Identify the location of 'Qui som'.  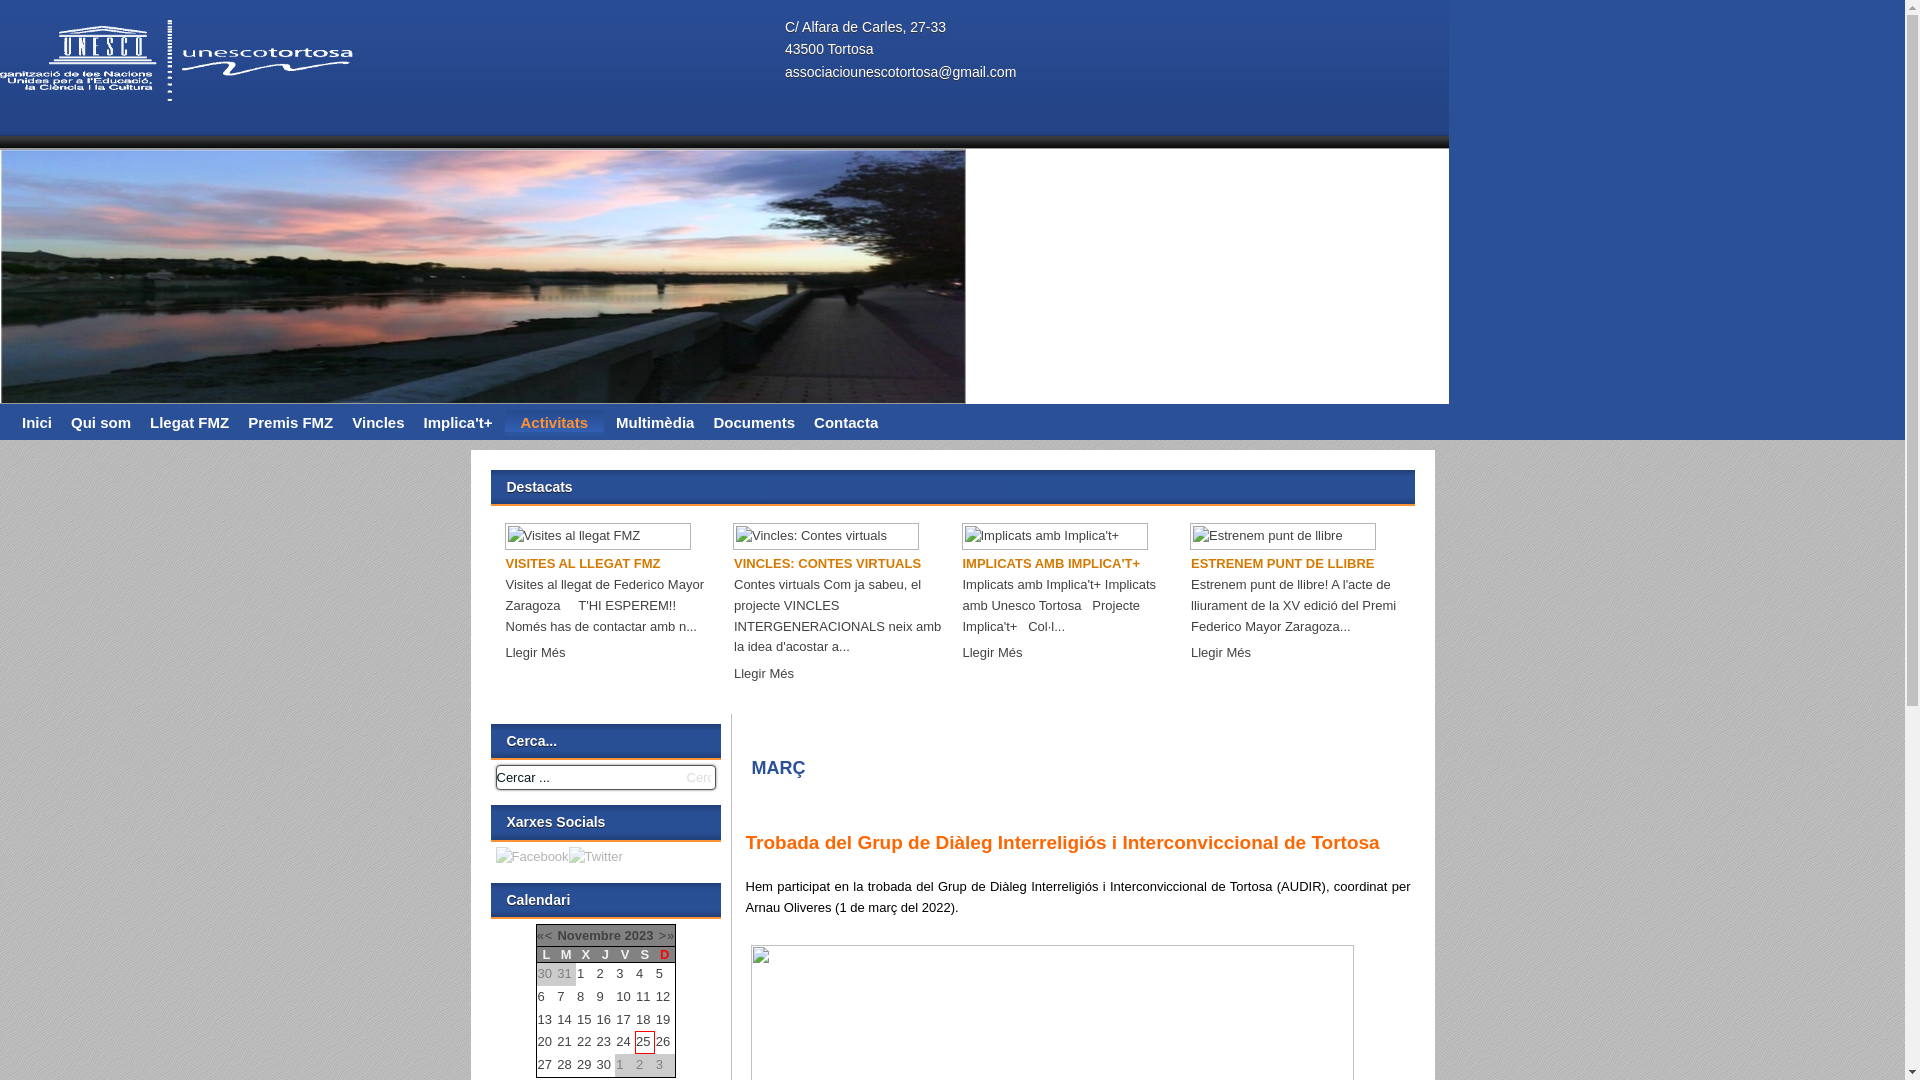
(99, 422).